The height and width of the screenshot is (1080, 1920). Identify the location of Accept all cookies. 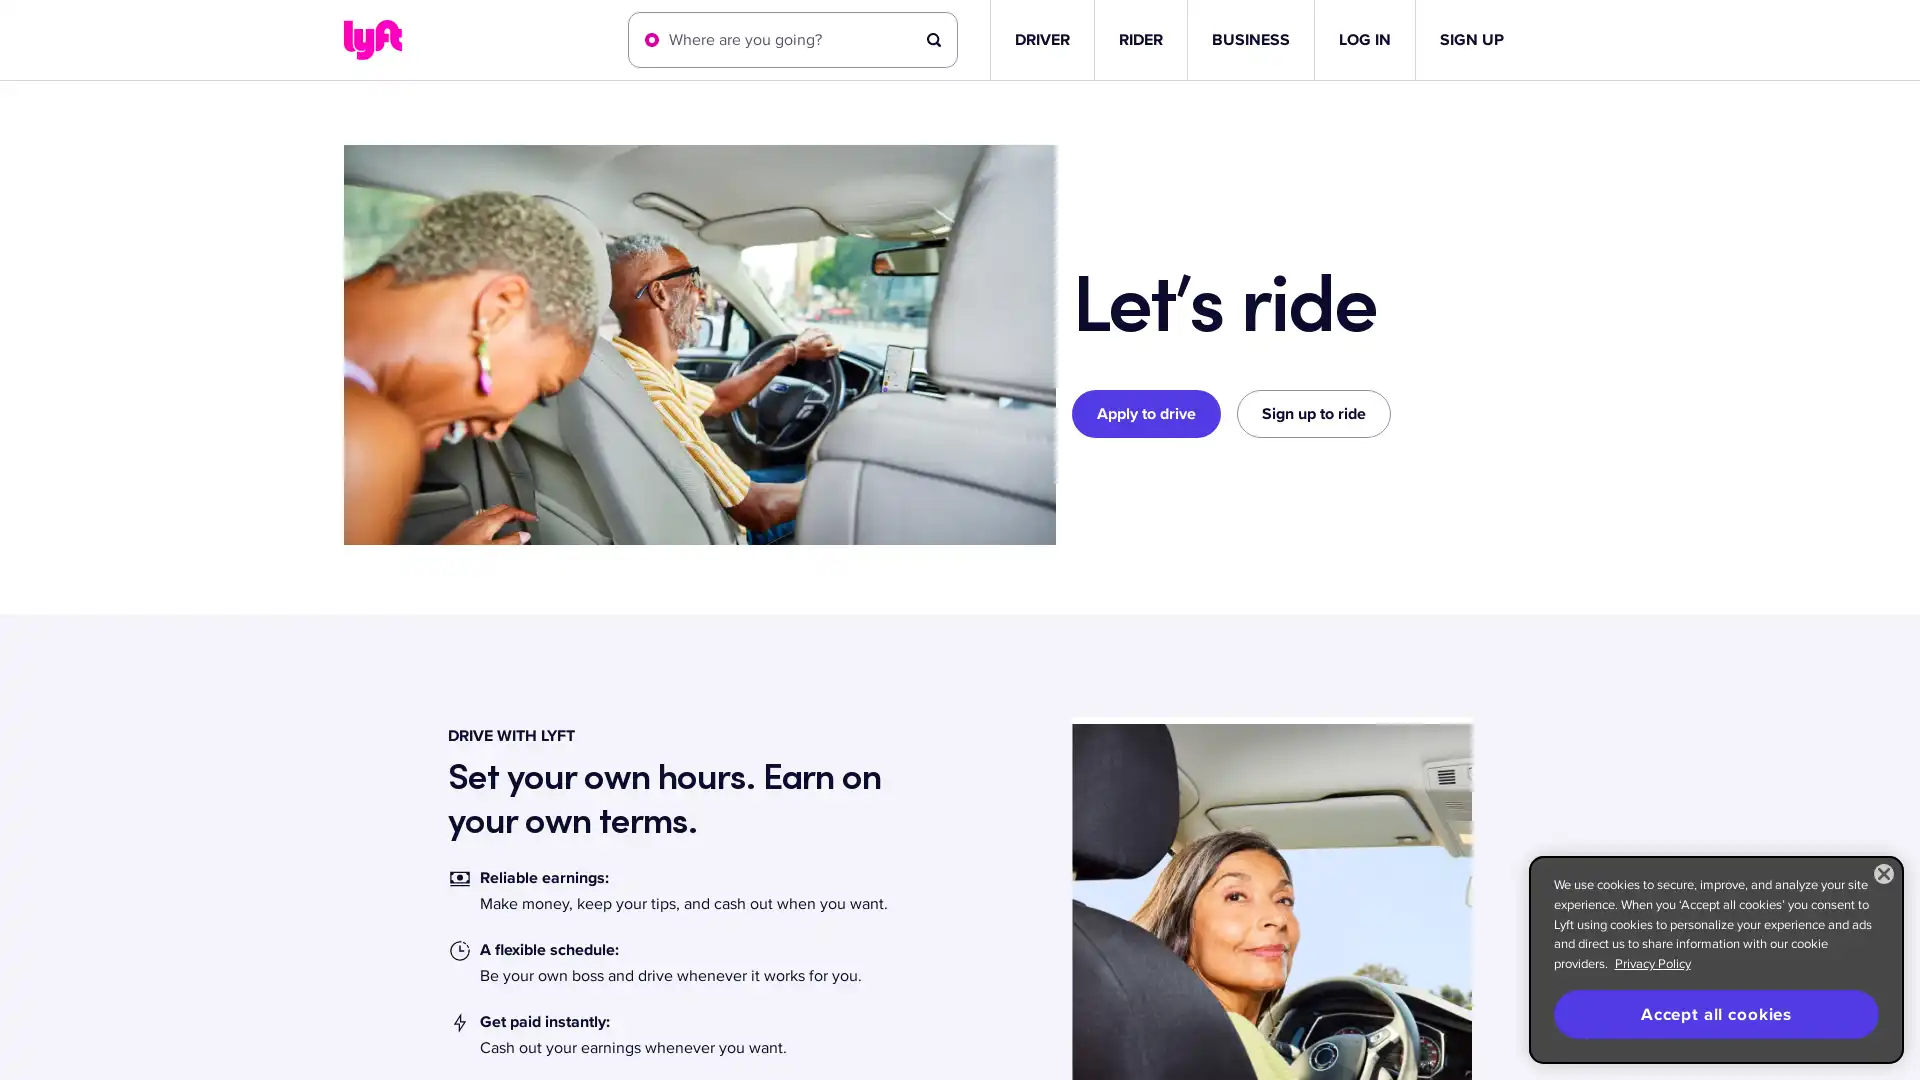
(1715, 1014).